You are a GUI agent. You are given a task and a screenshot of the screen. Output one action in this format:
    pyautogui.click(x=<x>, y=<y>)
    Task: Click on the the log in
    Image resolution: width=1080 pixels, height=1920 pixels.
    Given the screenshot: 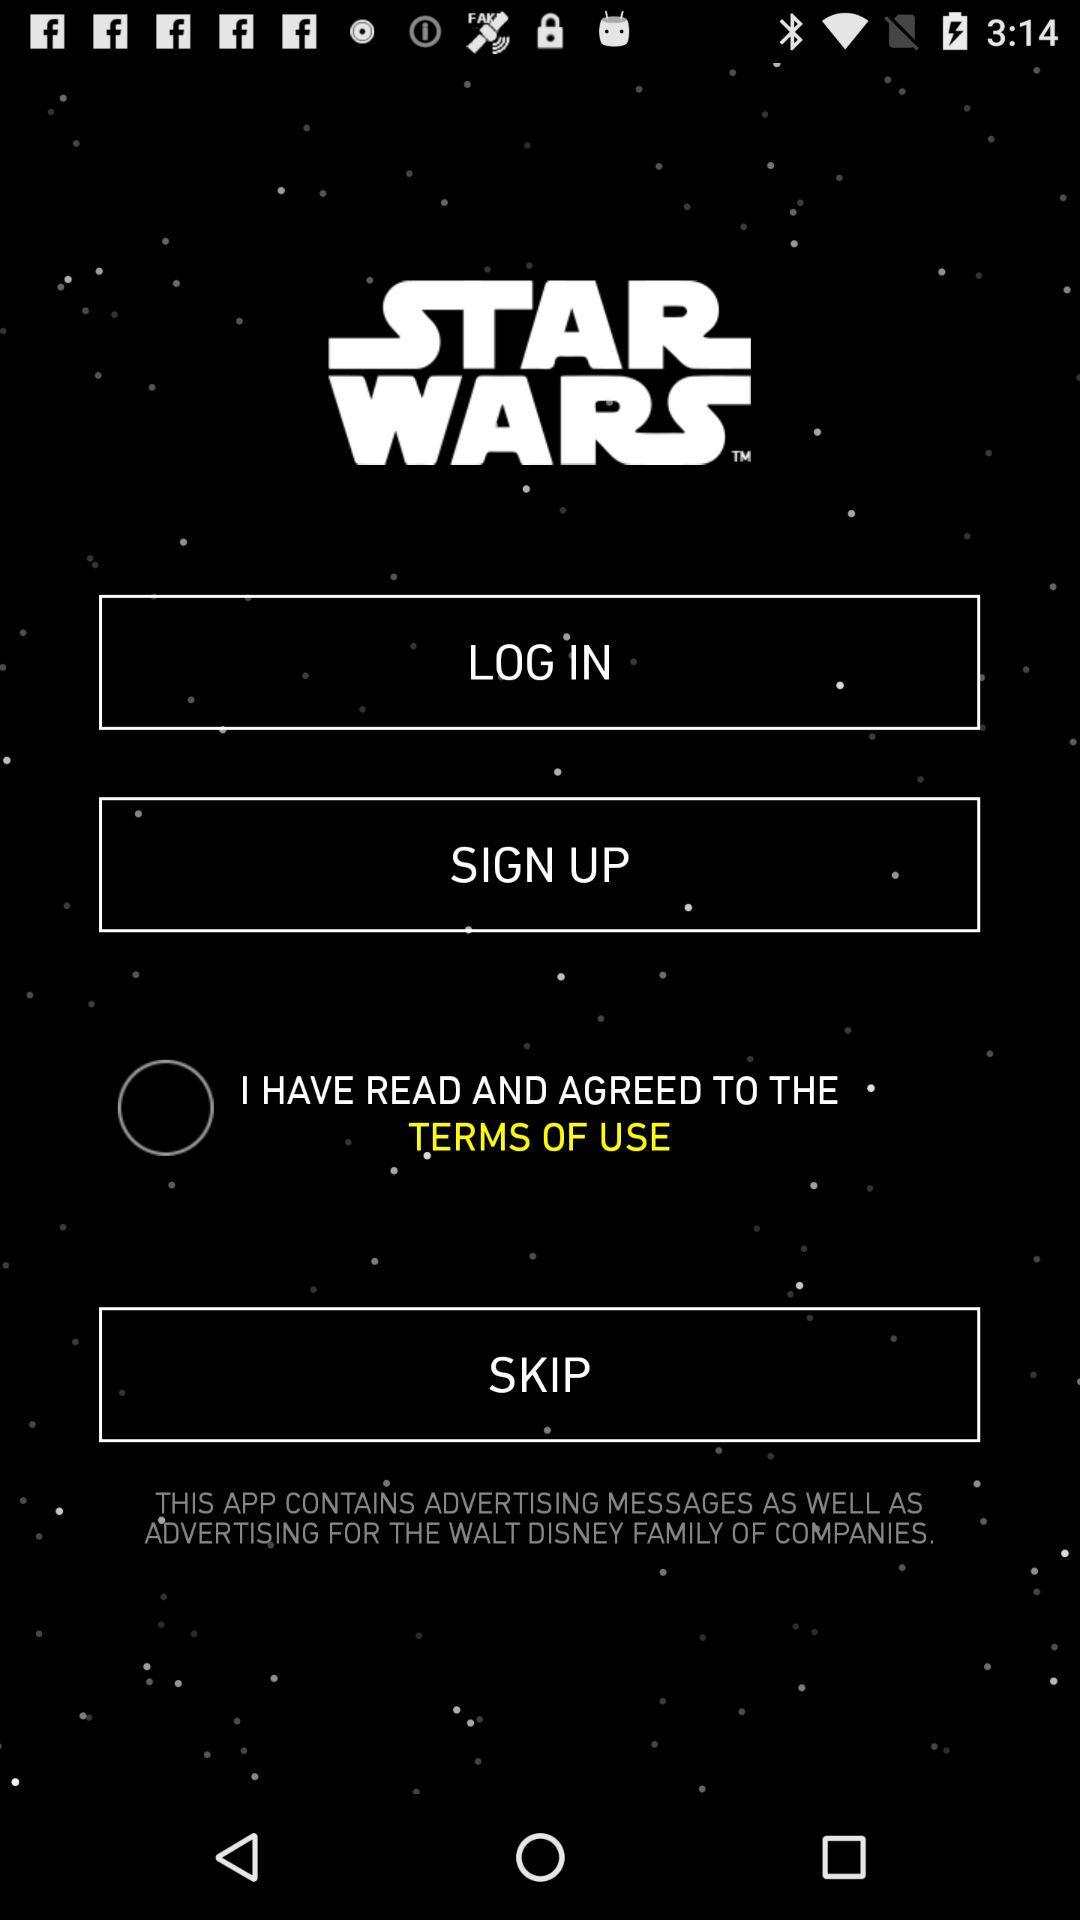 What is the action you would take?
    pyautogui.click(x=538, y=662)
    